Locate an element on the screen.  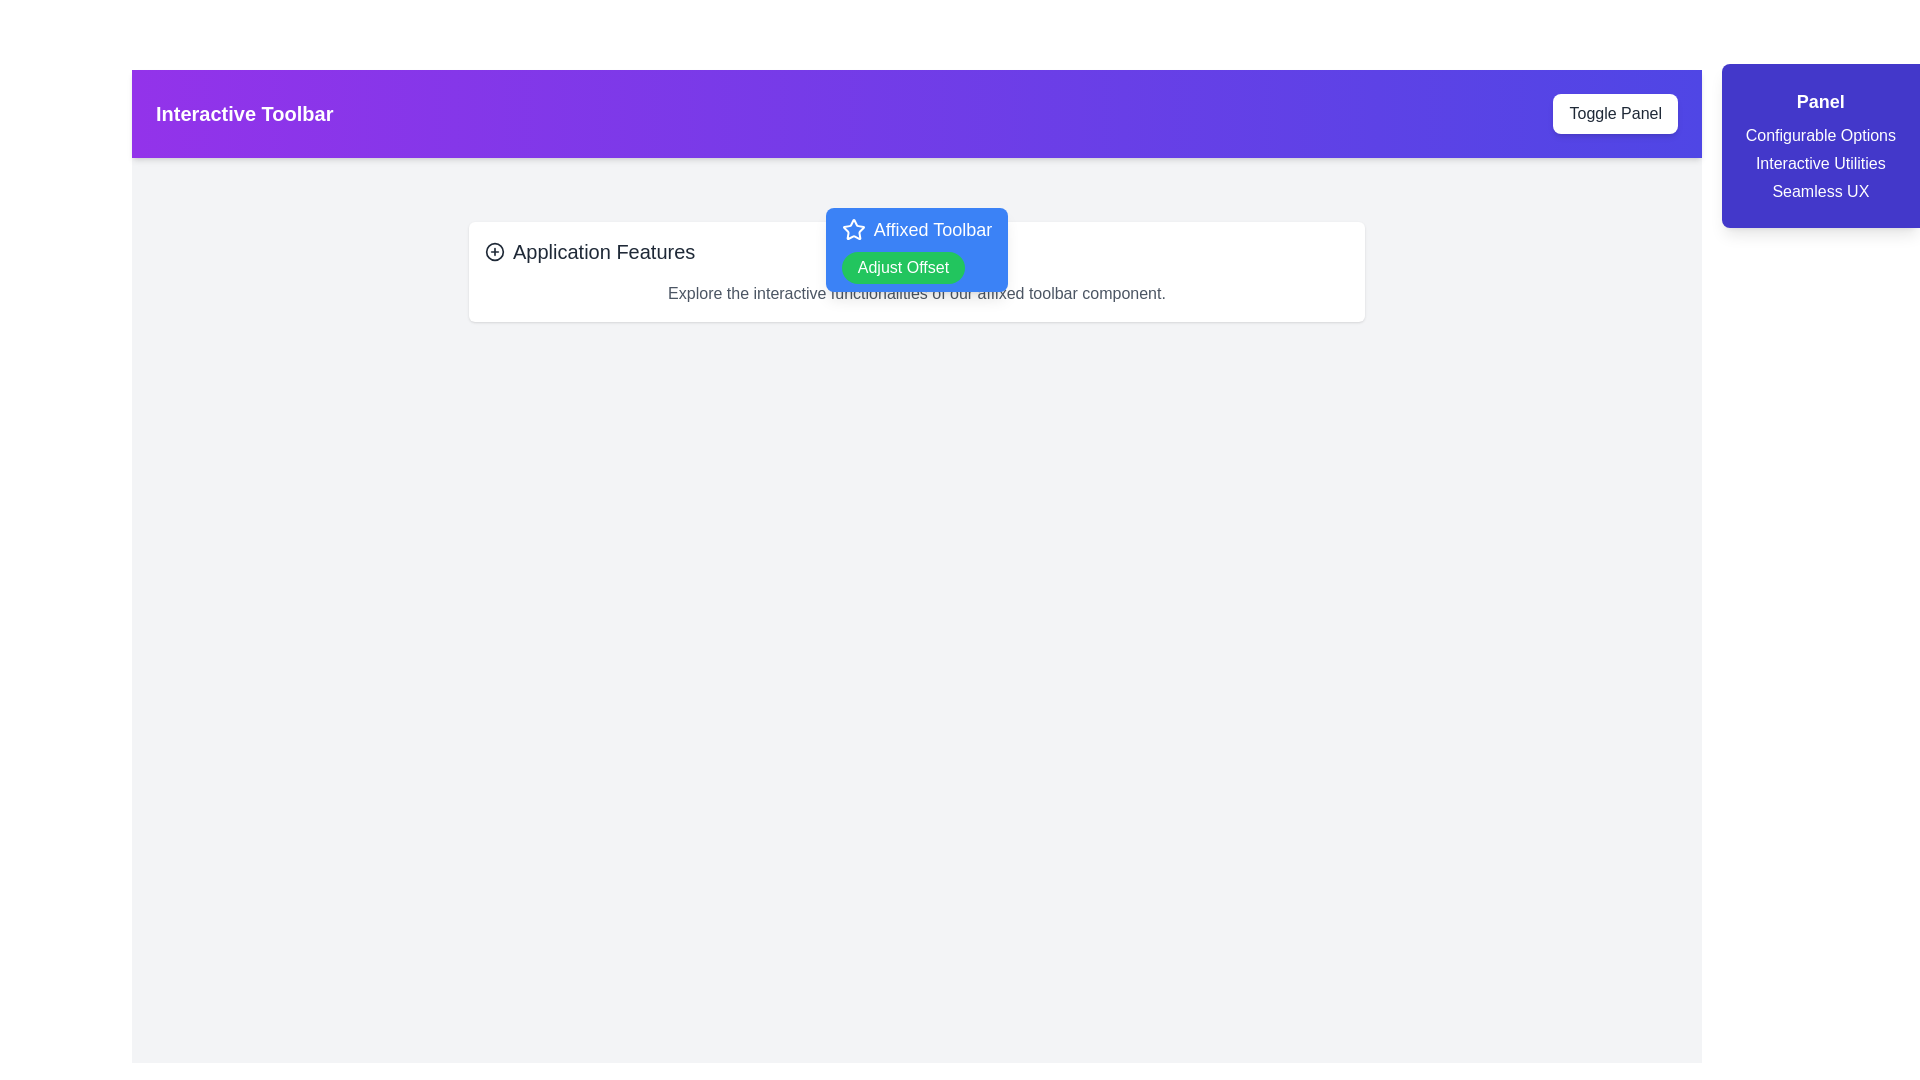
the header text label located at the top of the central white card-like section, which indicates the content focus of the interface below it is located at coordinates (915, 250).